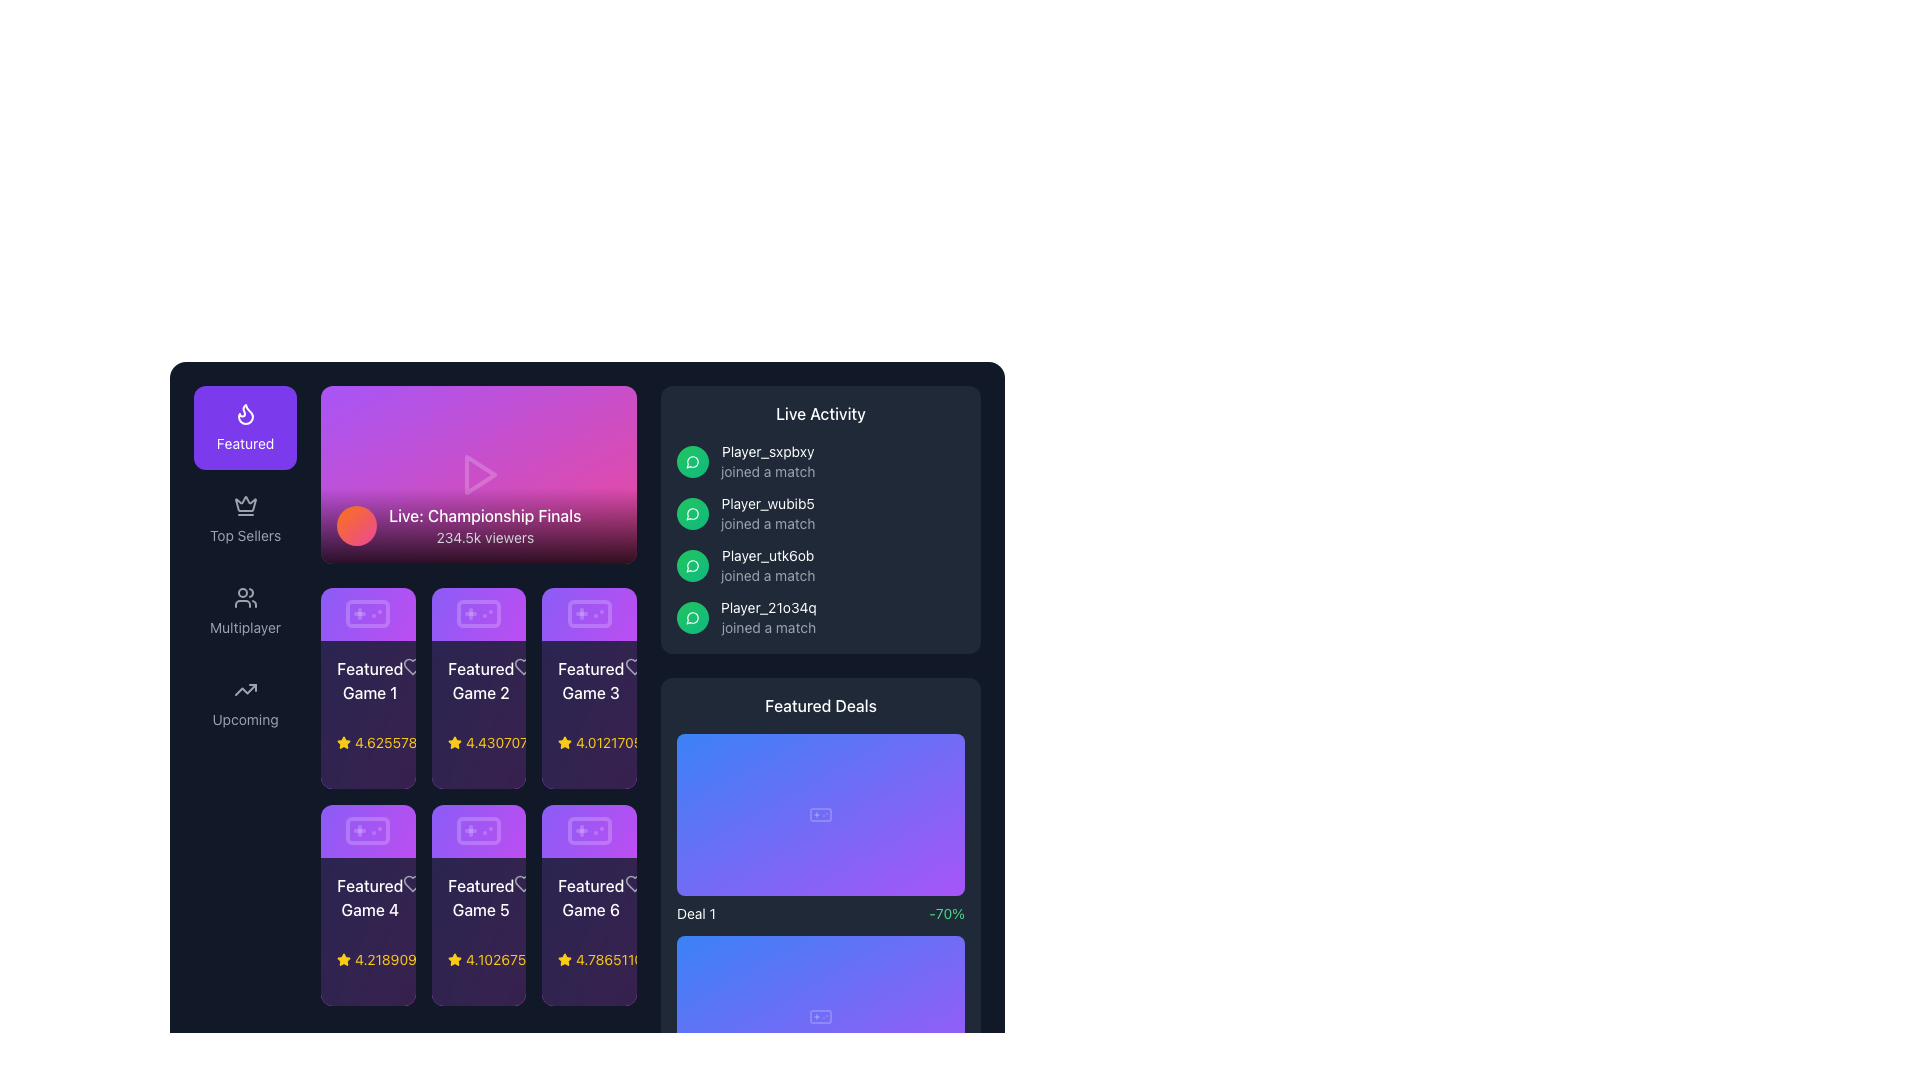 This screenshot has width=1920, height=1080. I want to click on activity information from the Informational panel displaying recent player activity updates, located in the top right quadrant above the 'Featured Deals' section, so click(820, 519).